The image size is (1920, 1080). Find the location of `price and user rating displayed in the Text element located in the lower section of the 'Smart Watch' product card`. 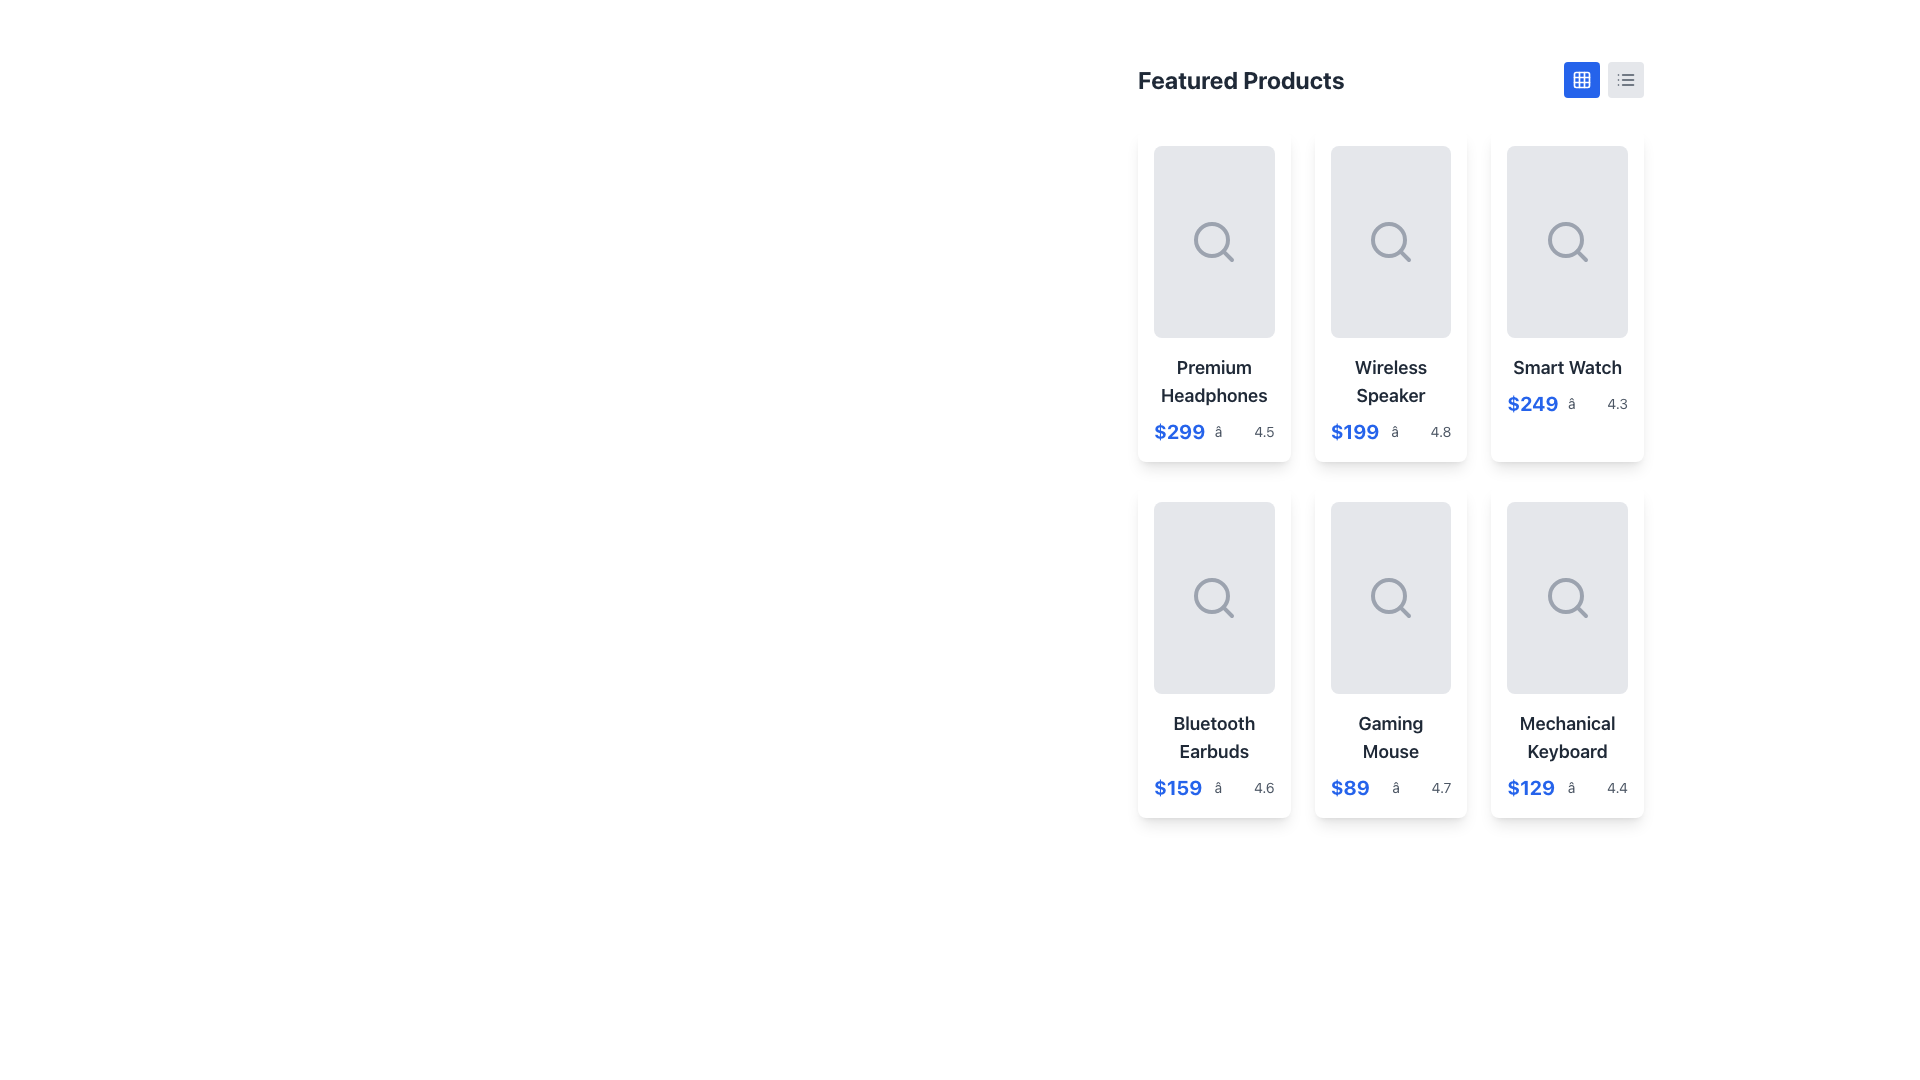

price and user rating displayed in the Text element located in the lower section of the 'Smart Watch' product card is located at coordinates (1566, 404).